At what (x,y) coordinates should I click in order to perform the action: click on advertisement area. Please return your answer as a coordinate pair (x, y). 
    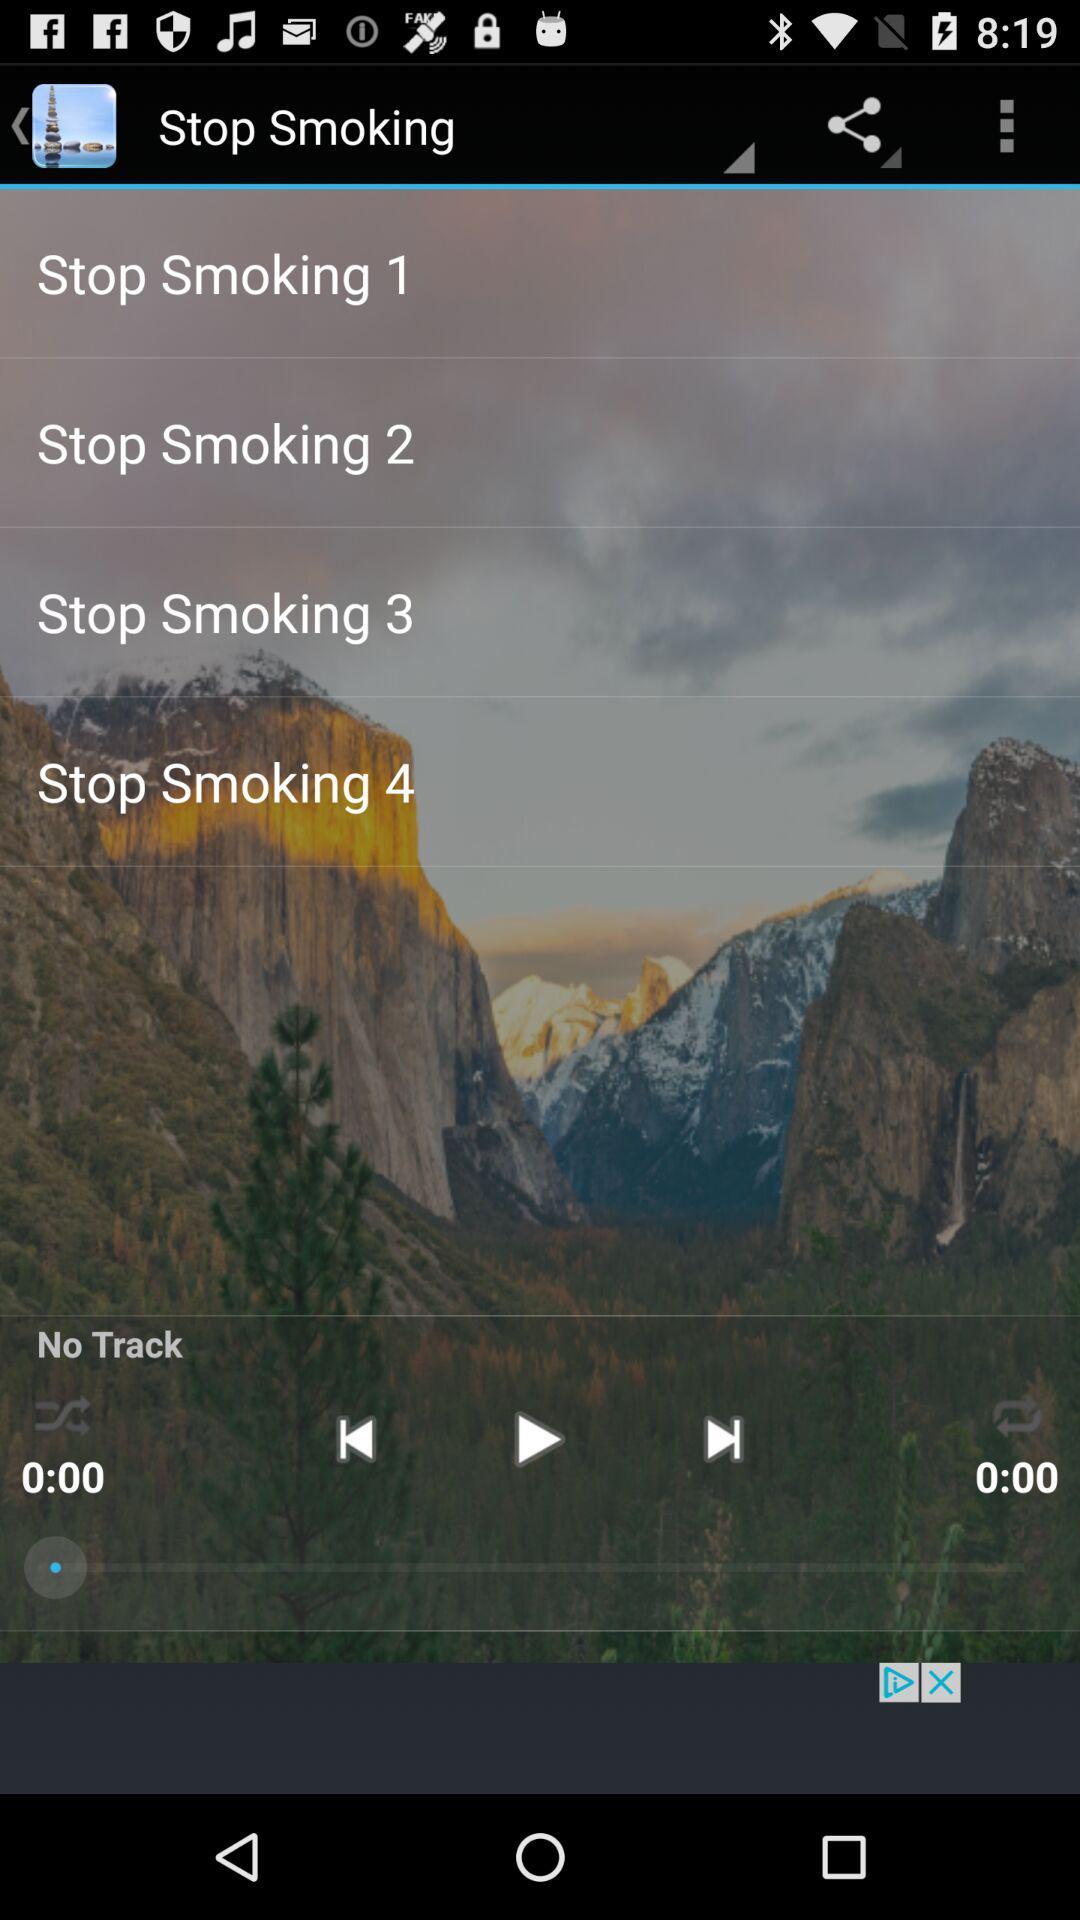
    Looking at the image, I should click on (540, 1727).